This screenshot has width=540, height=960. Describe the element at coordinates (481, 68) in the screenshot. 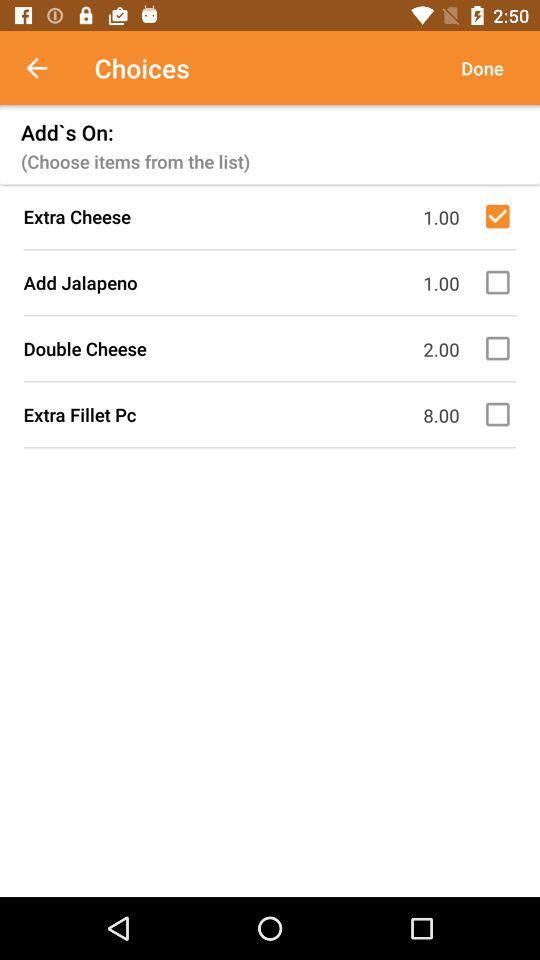

I see `done` at that location.